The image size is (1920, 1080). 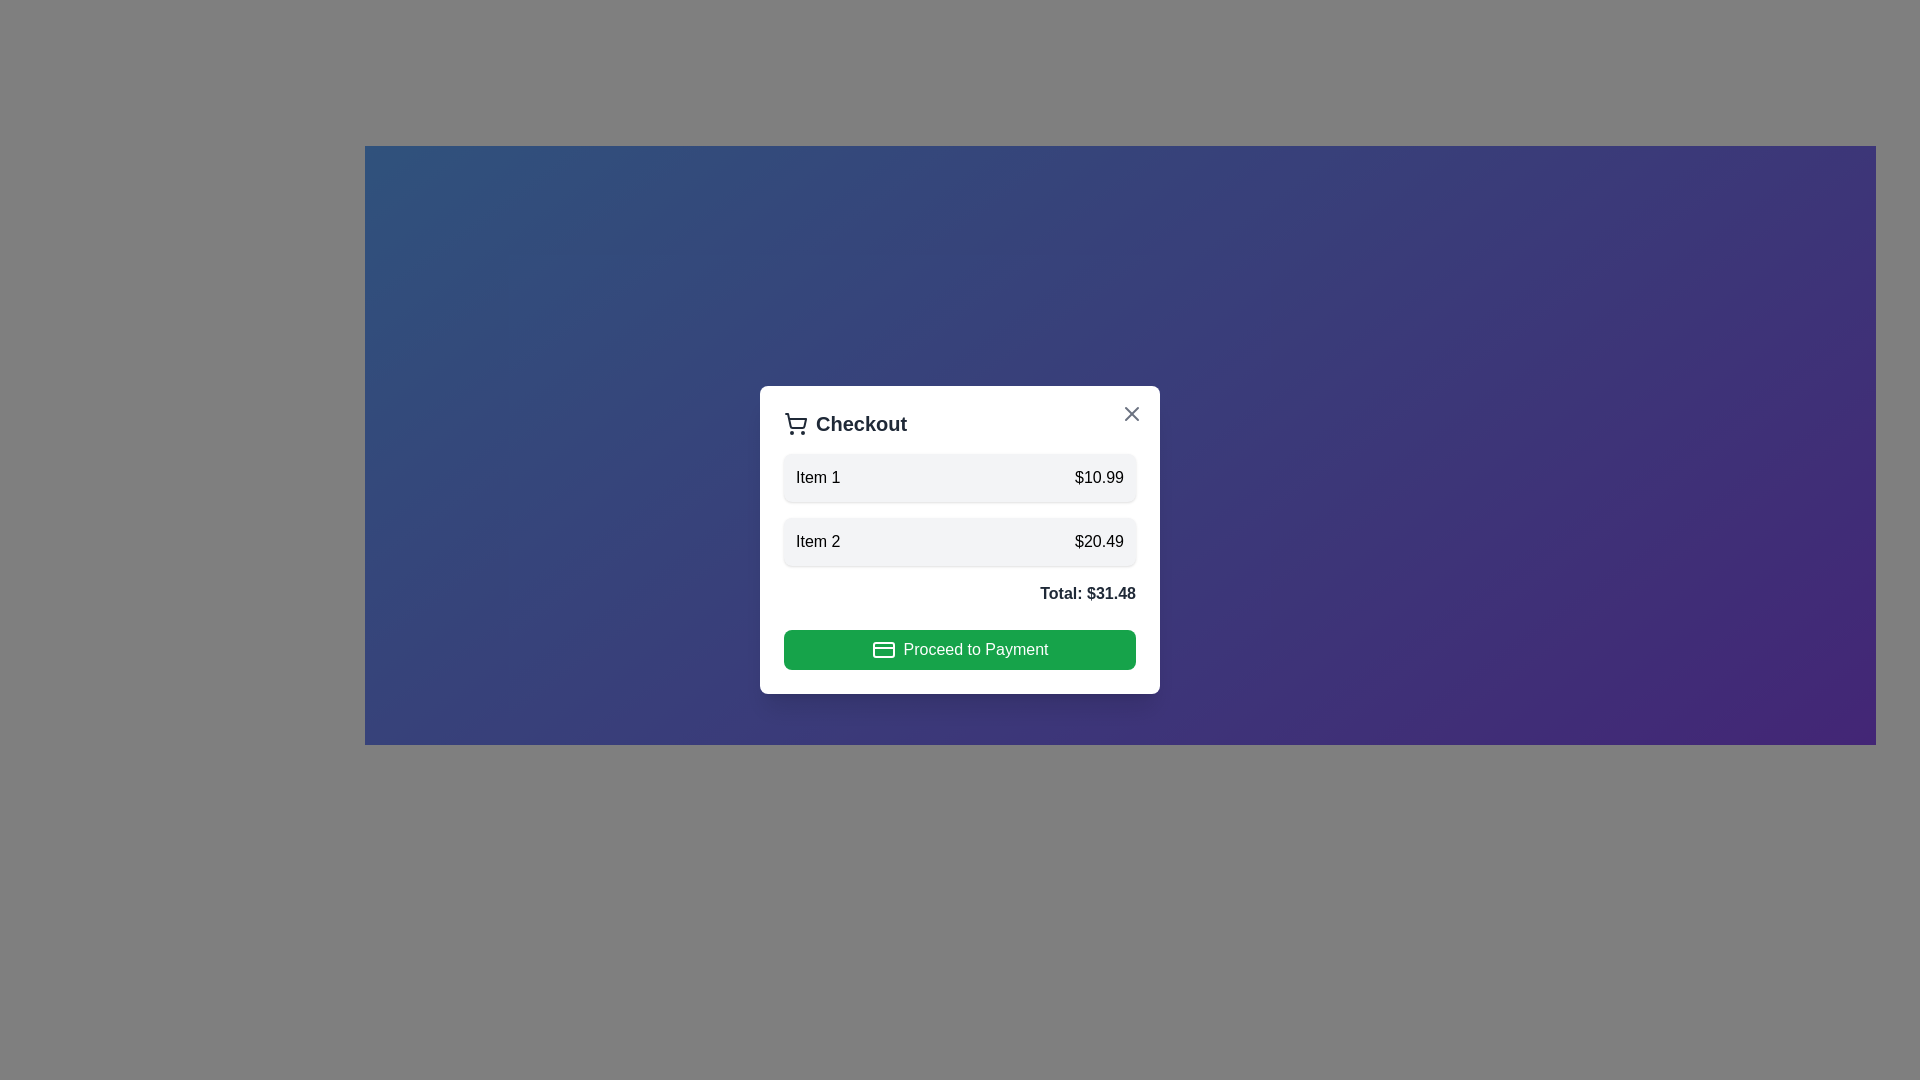 I want to click on the green rectangular icon with rounded corners located inside the 'Proceed to Payment' button on the left side of the button's text, so click(x=882, y=650).